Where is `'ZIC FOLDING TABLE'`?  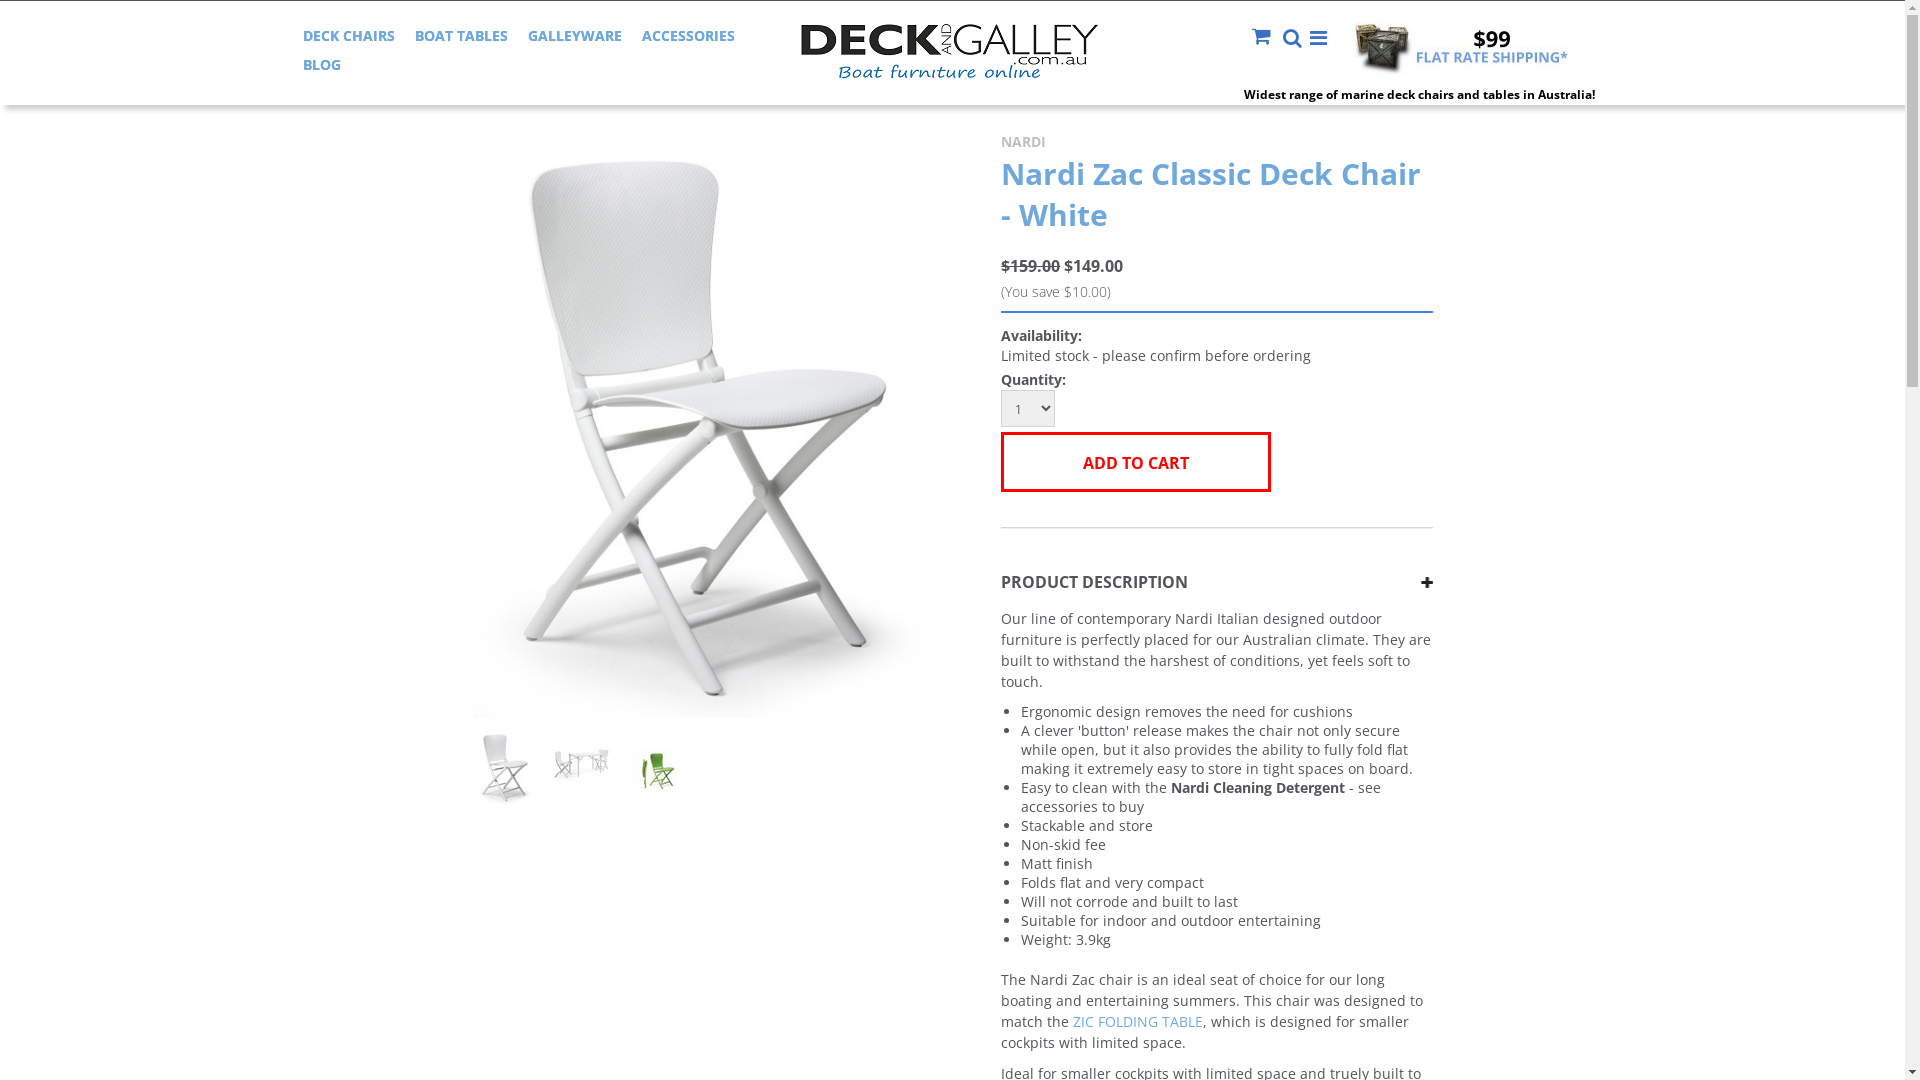 'ZIC FOLDING TABLE' is located at coordinates (1137, 1021).